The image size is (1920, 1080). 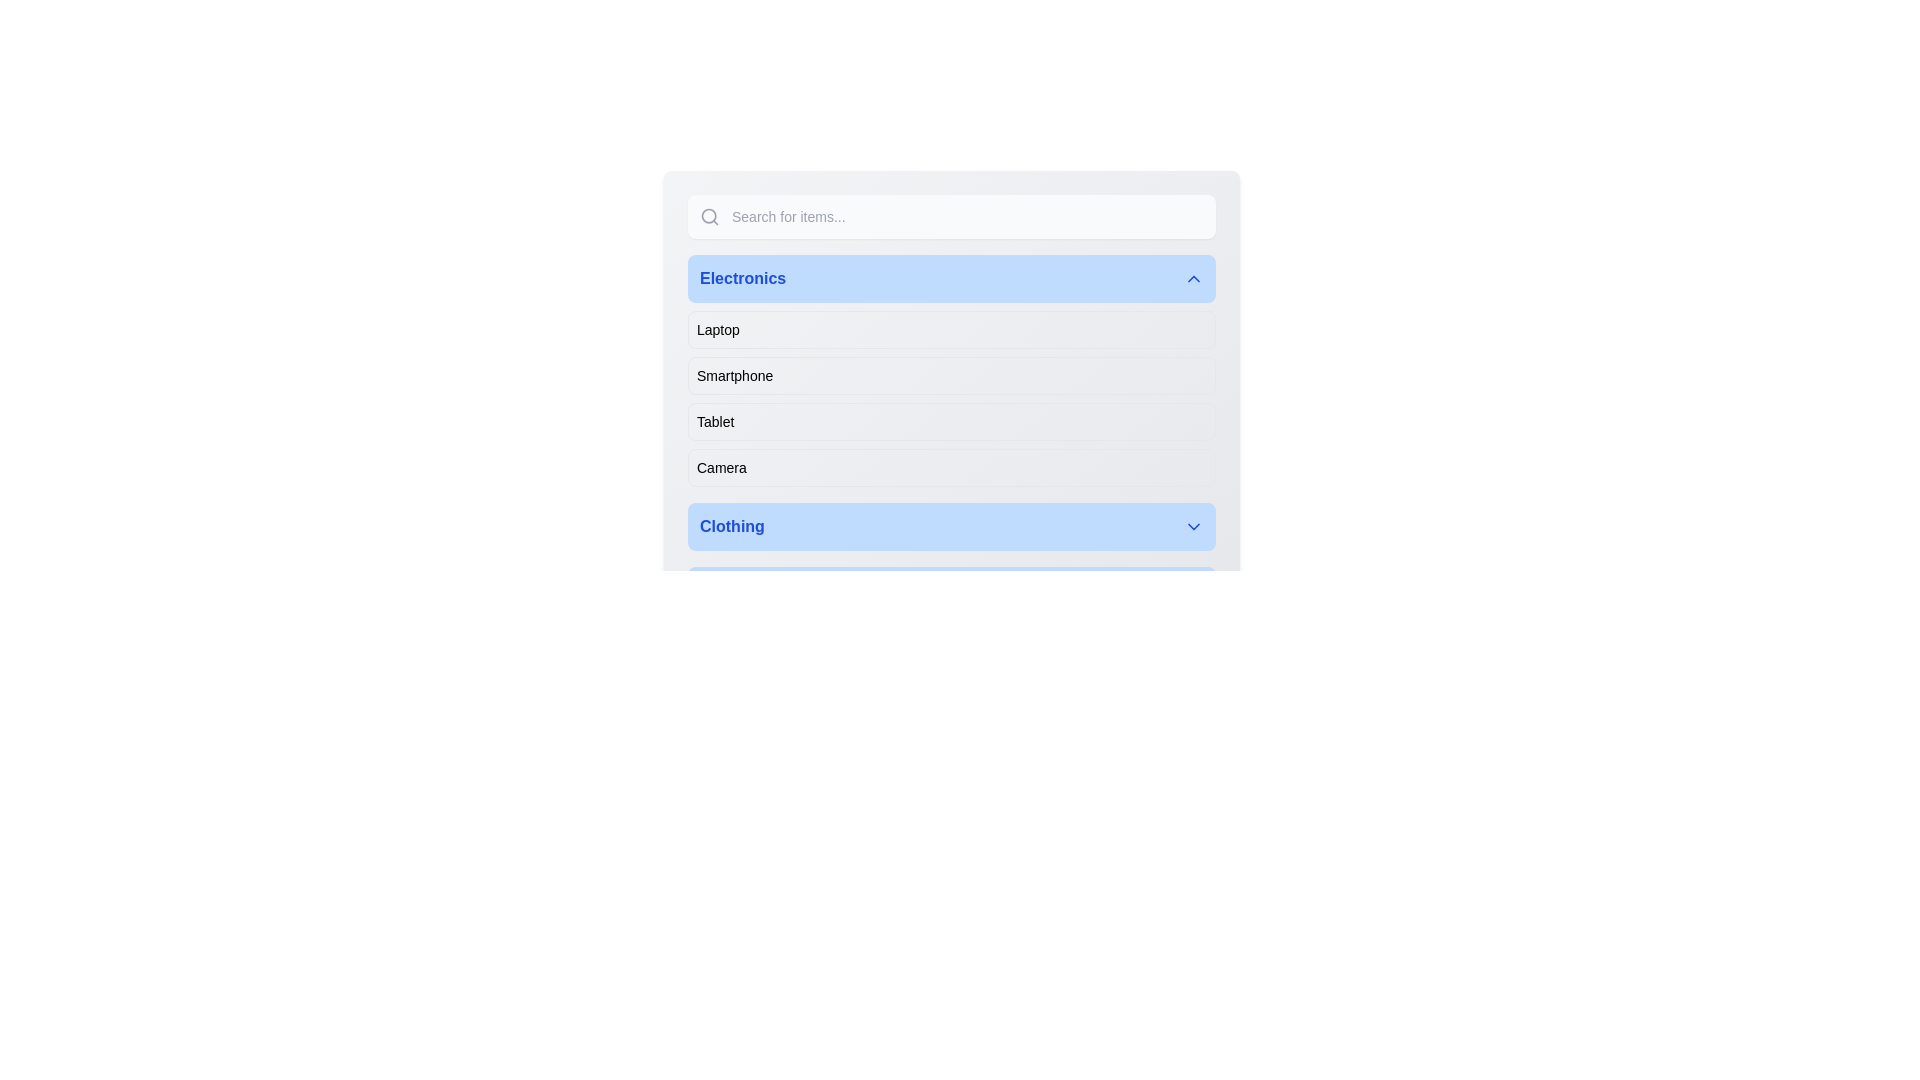 What do you see at coordinates (950, 329) in the screenshot?
I see `to select the 'Laptop' option from the first selectable list item under the 'Electronics' section` at bounding box center [950, 329].